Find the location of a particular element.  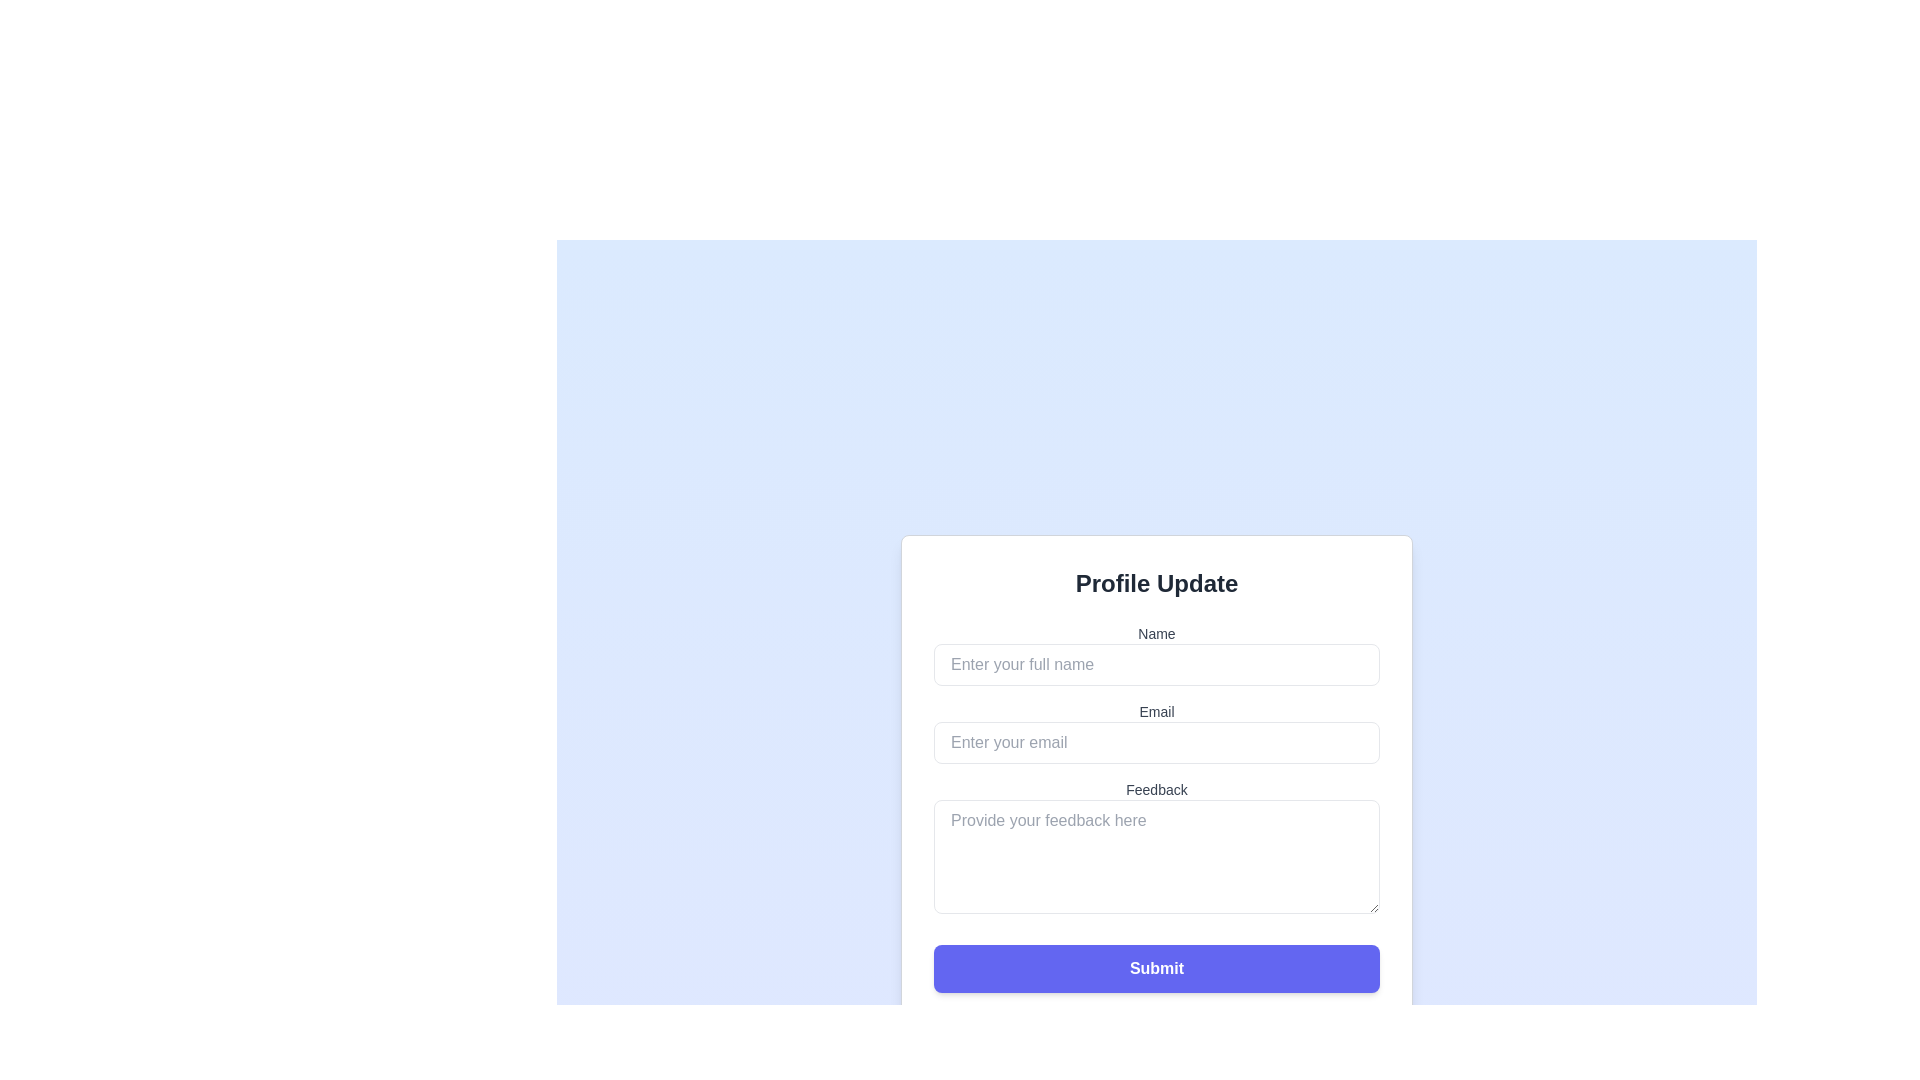

the submit button located at the bottom of the 'Profile Update' form to see the focus ring is located at coordinates (1156, 967).